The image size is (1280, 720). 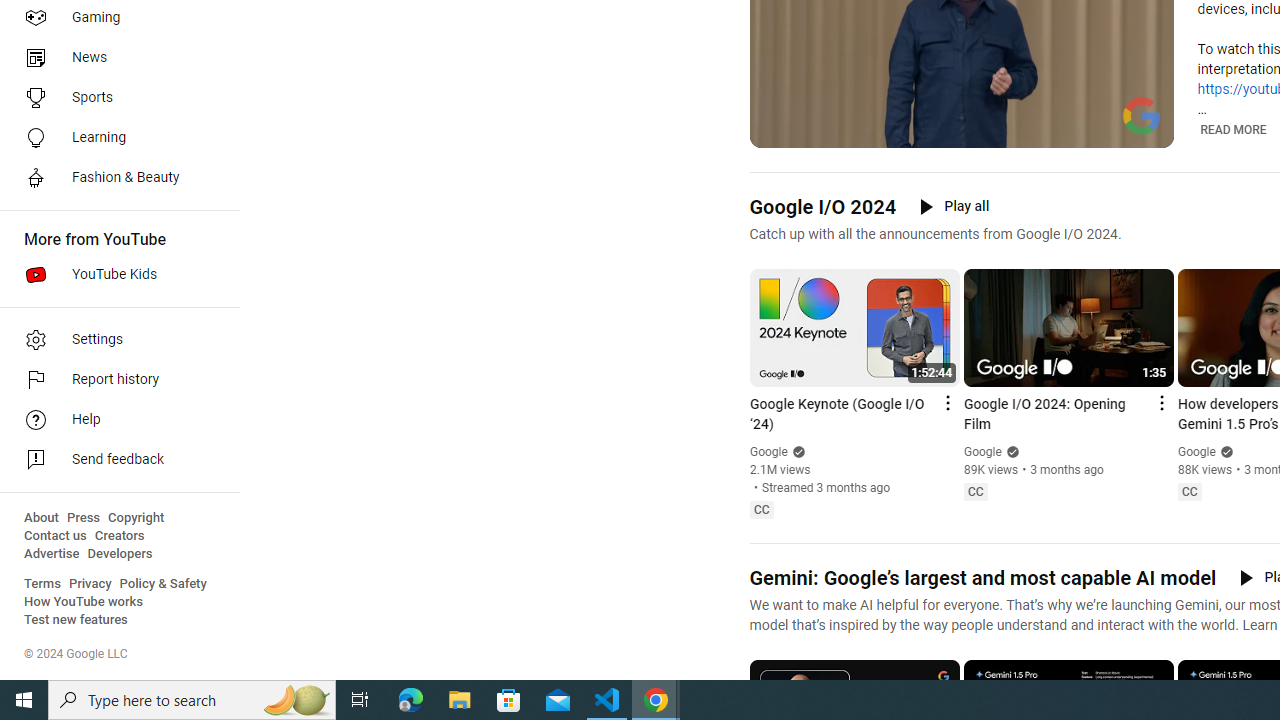 I want to click on 'Channel watermark', so click(x=1141, y=115).